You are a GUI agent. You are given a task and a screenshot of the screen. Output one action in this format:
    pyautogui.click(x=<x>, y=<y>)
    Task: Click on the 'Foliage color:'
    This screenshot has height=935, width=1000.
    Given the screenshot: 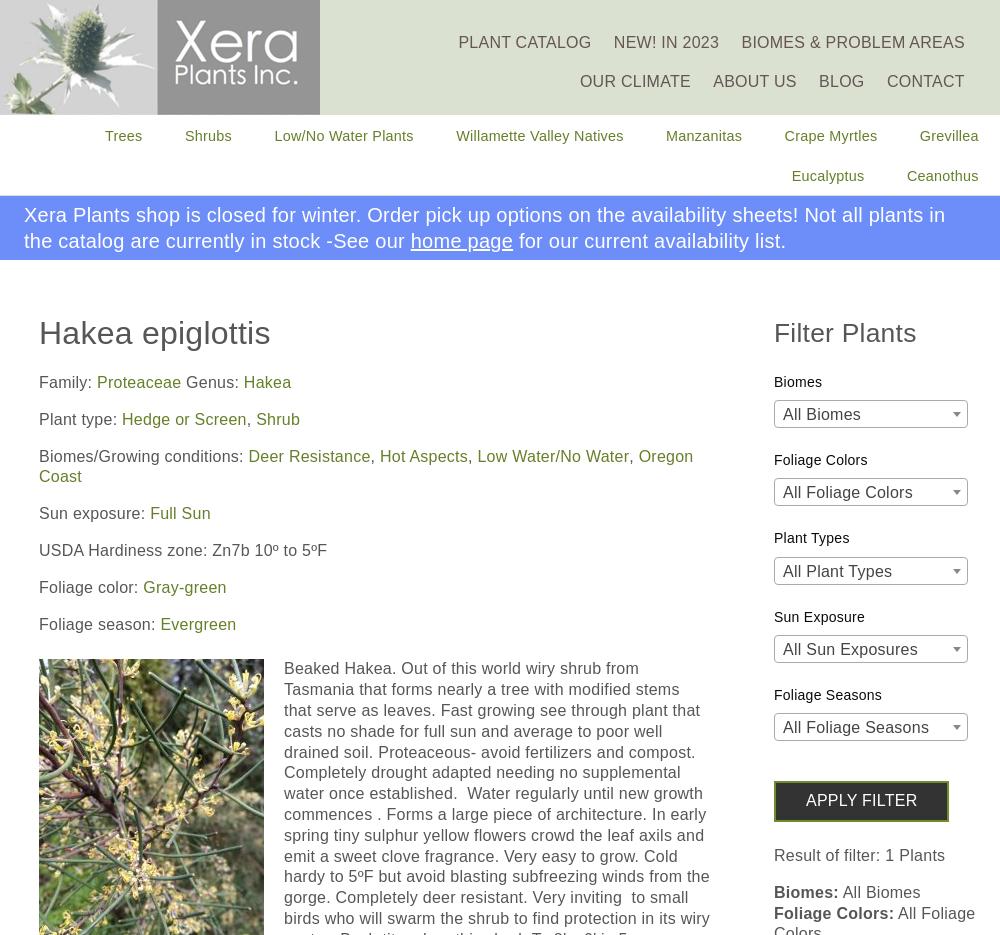 What is the action you would take?
    pyautogui.click(x=90, y=586)
    